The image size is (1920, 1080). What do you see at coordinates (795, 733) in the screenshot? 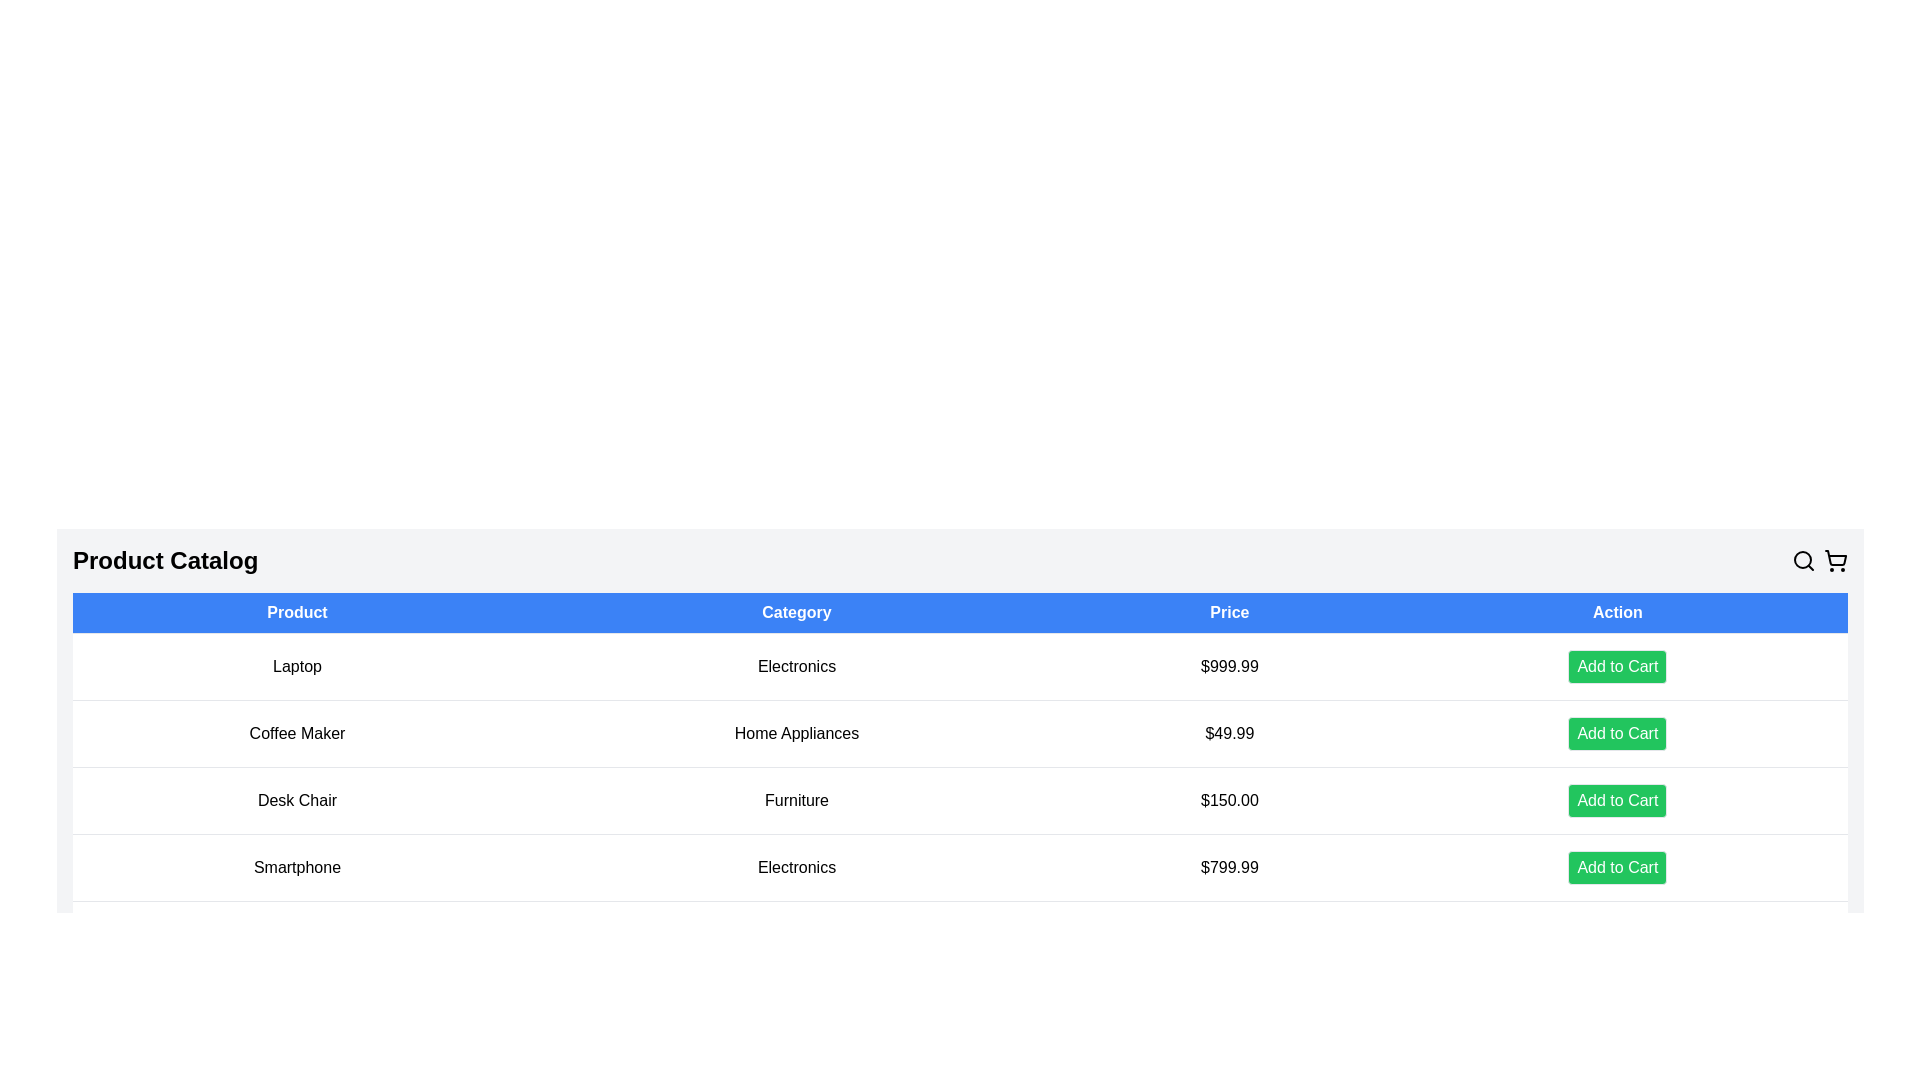
I see `the 'Home Appliances' text label located centrally under the 'Category' column in the 'Product Catalog' table` at bounding box center [795, 733].